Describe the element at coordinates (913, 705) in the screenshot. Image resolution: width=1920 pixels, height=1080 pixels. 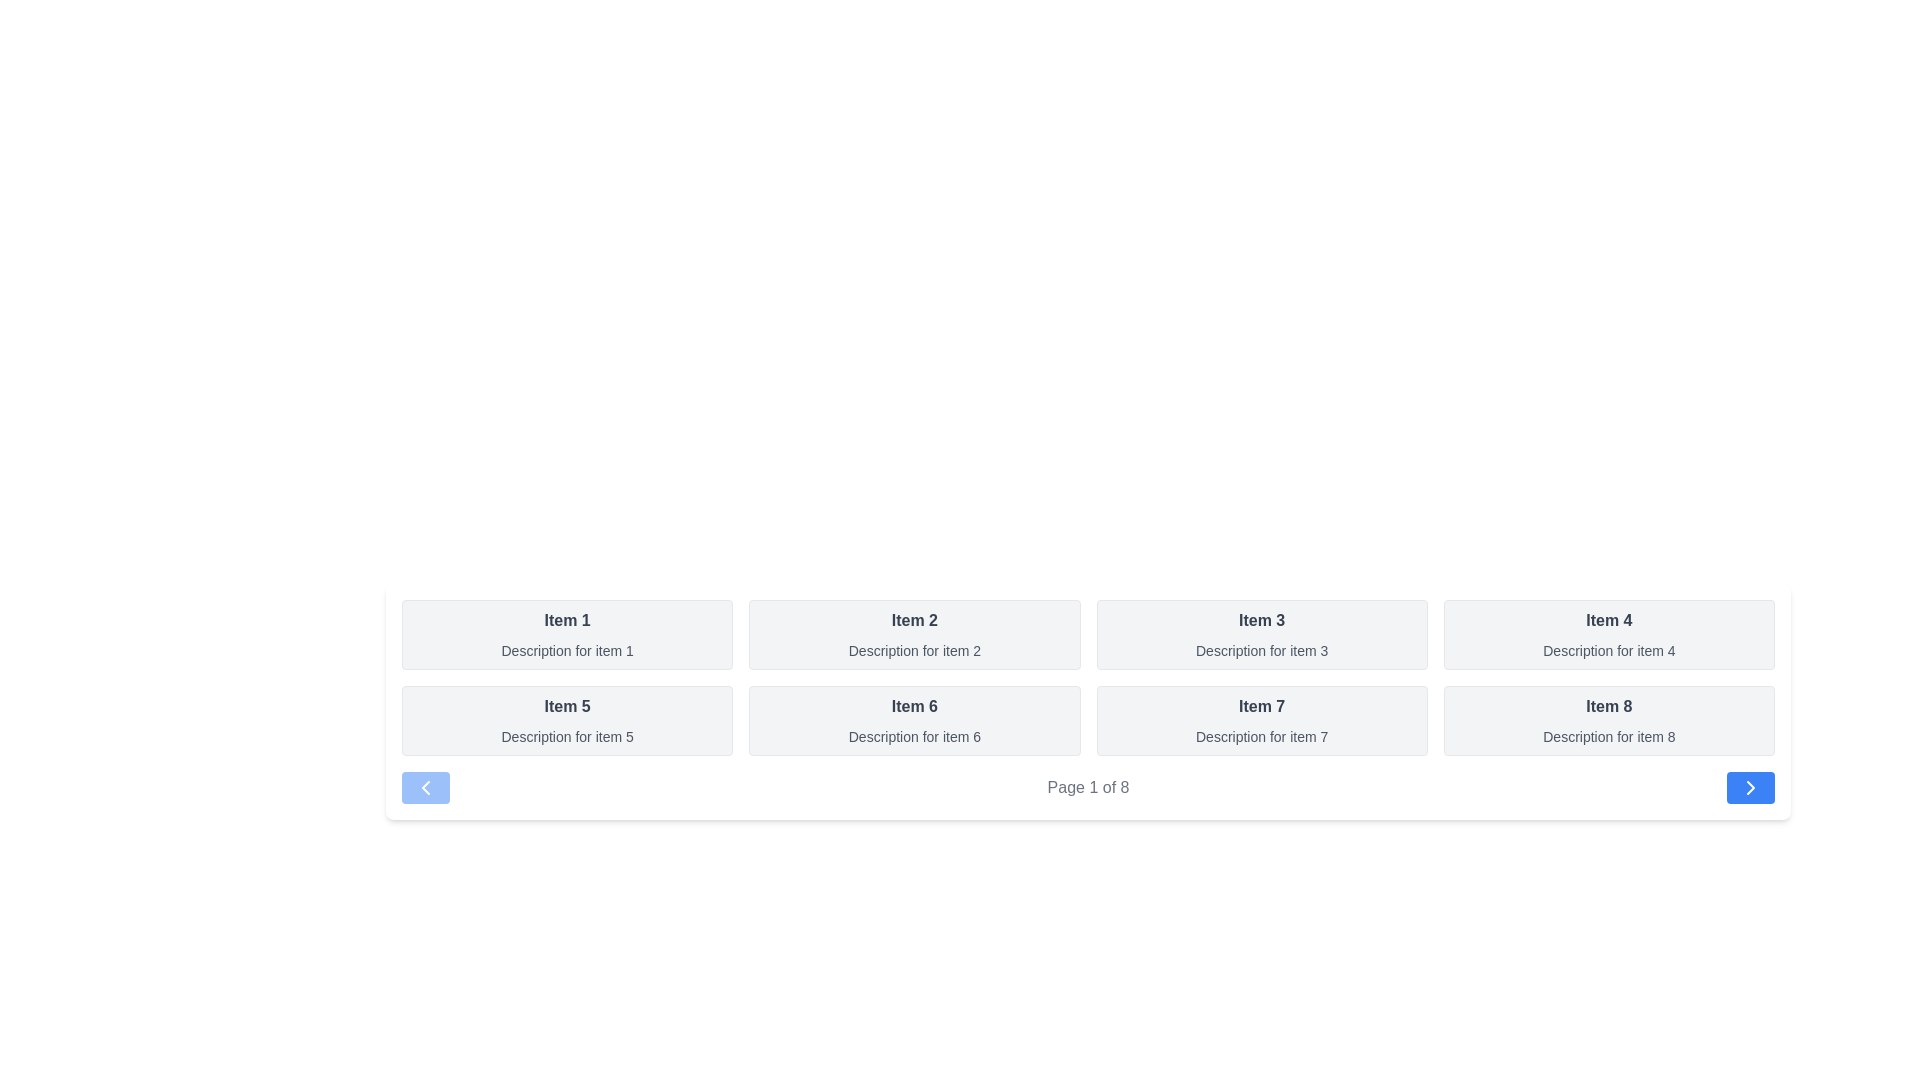
I see `the text label that identifies 'Item 6' in the bottom row, second column of the grid layout` at that location.